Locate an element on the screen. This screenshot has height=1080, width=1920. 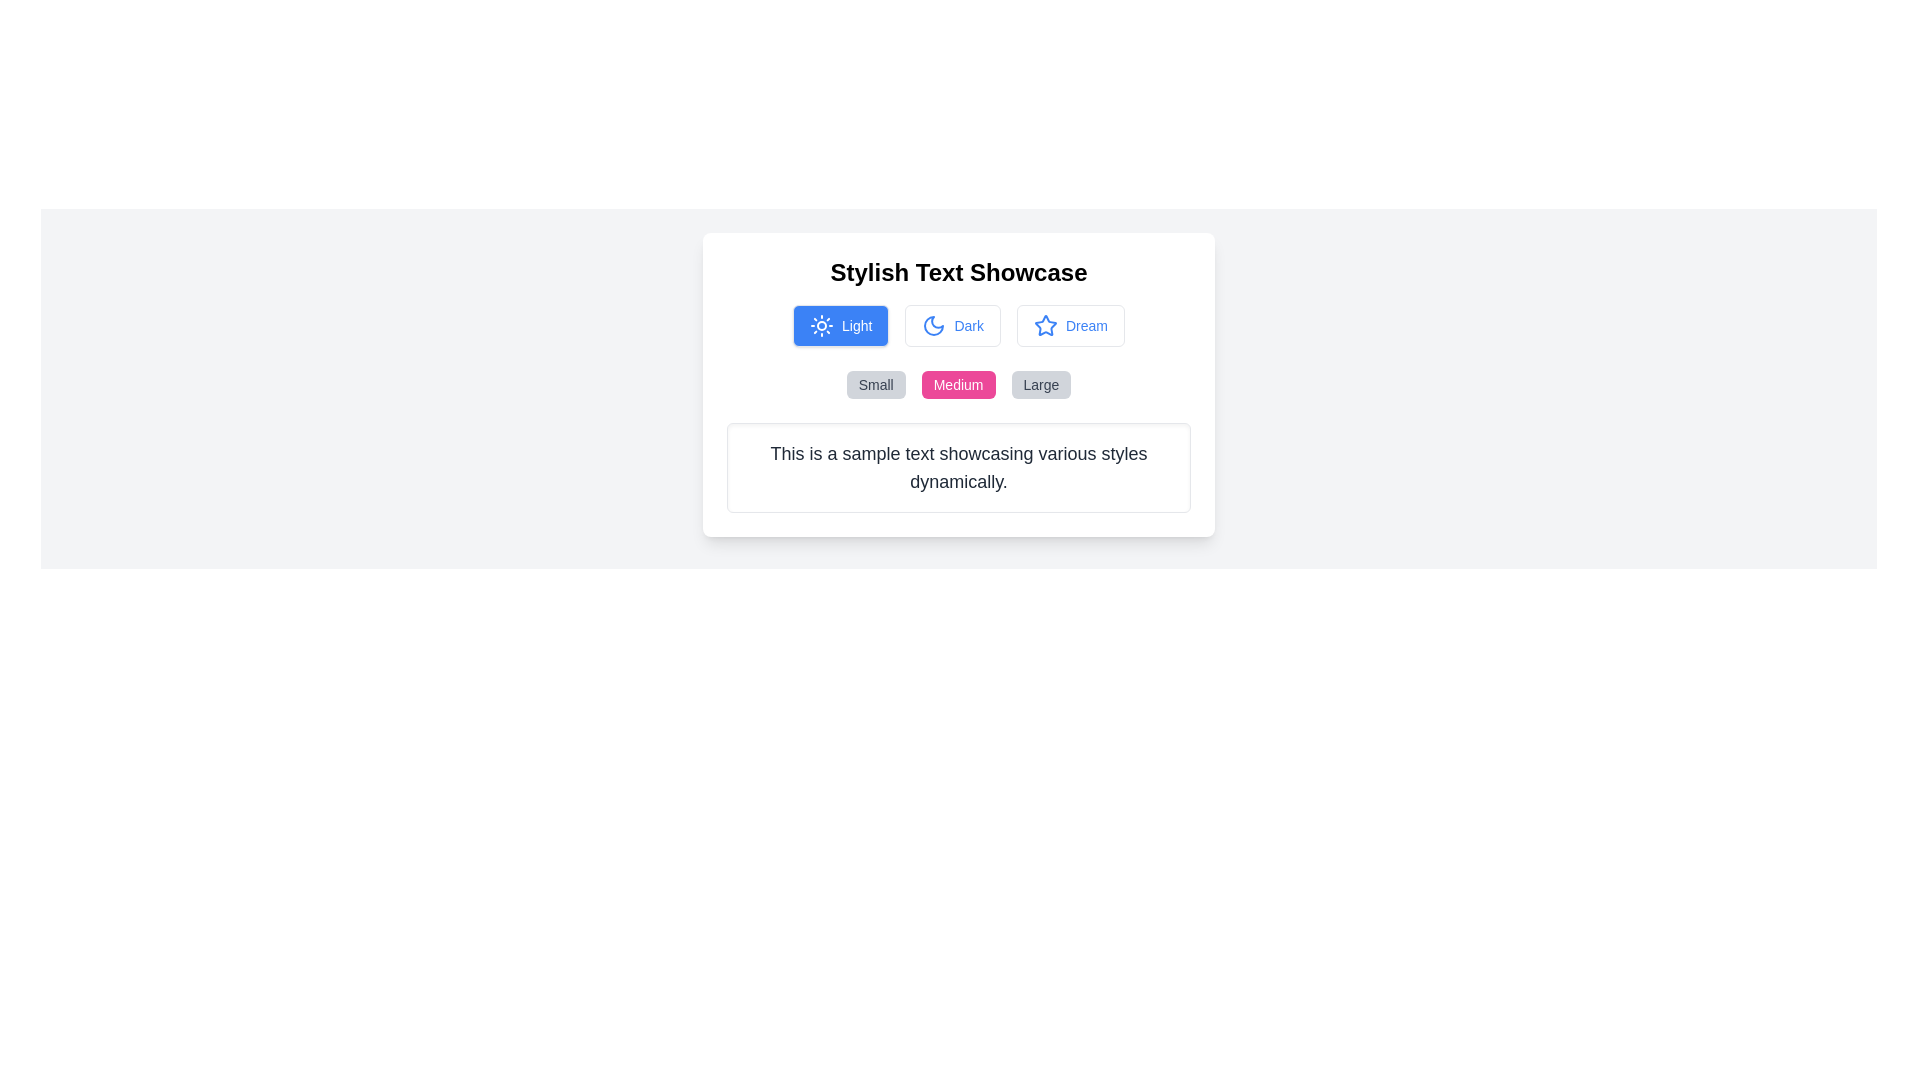
the 'Medium' size option in the Toggle group, which is visually distinct with a pink background and white text, located below the buttons labeled 'Light', 'Dark', and 'Dream' is located at coordinates (958, 385).